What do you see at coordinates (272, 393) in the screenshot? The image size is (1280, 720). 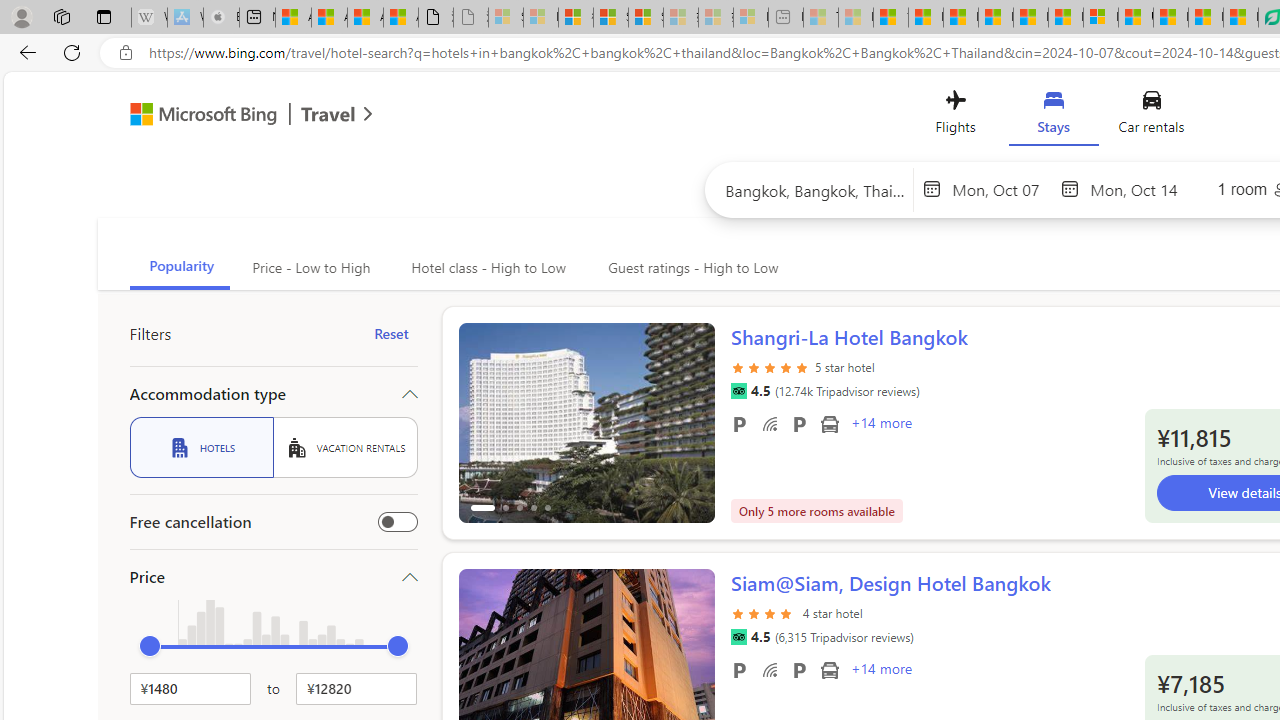 I see `'Accommodation type'` at bounding box center [272, 393].